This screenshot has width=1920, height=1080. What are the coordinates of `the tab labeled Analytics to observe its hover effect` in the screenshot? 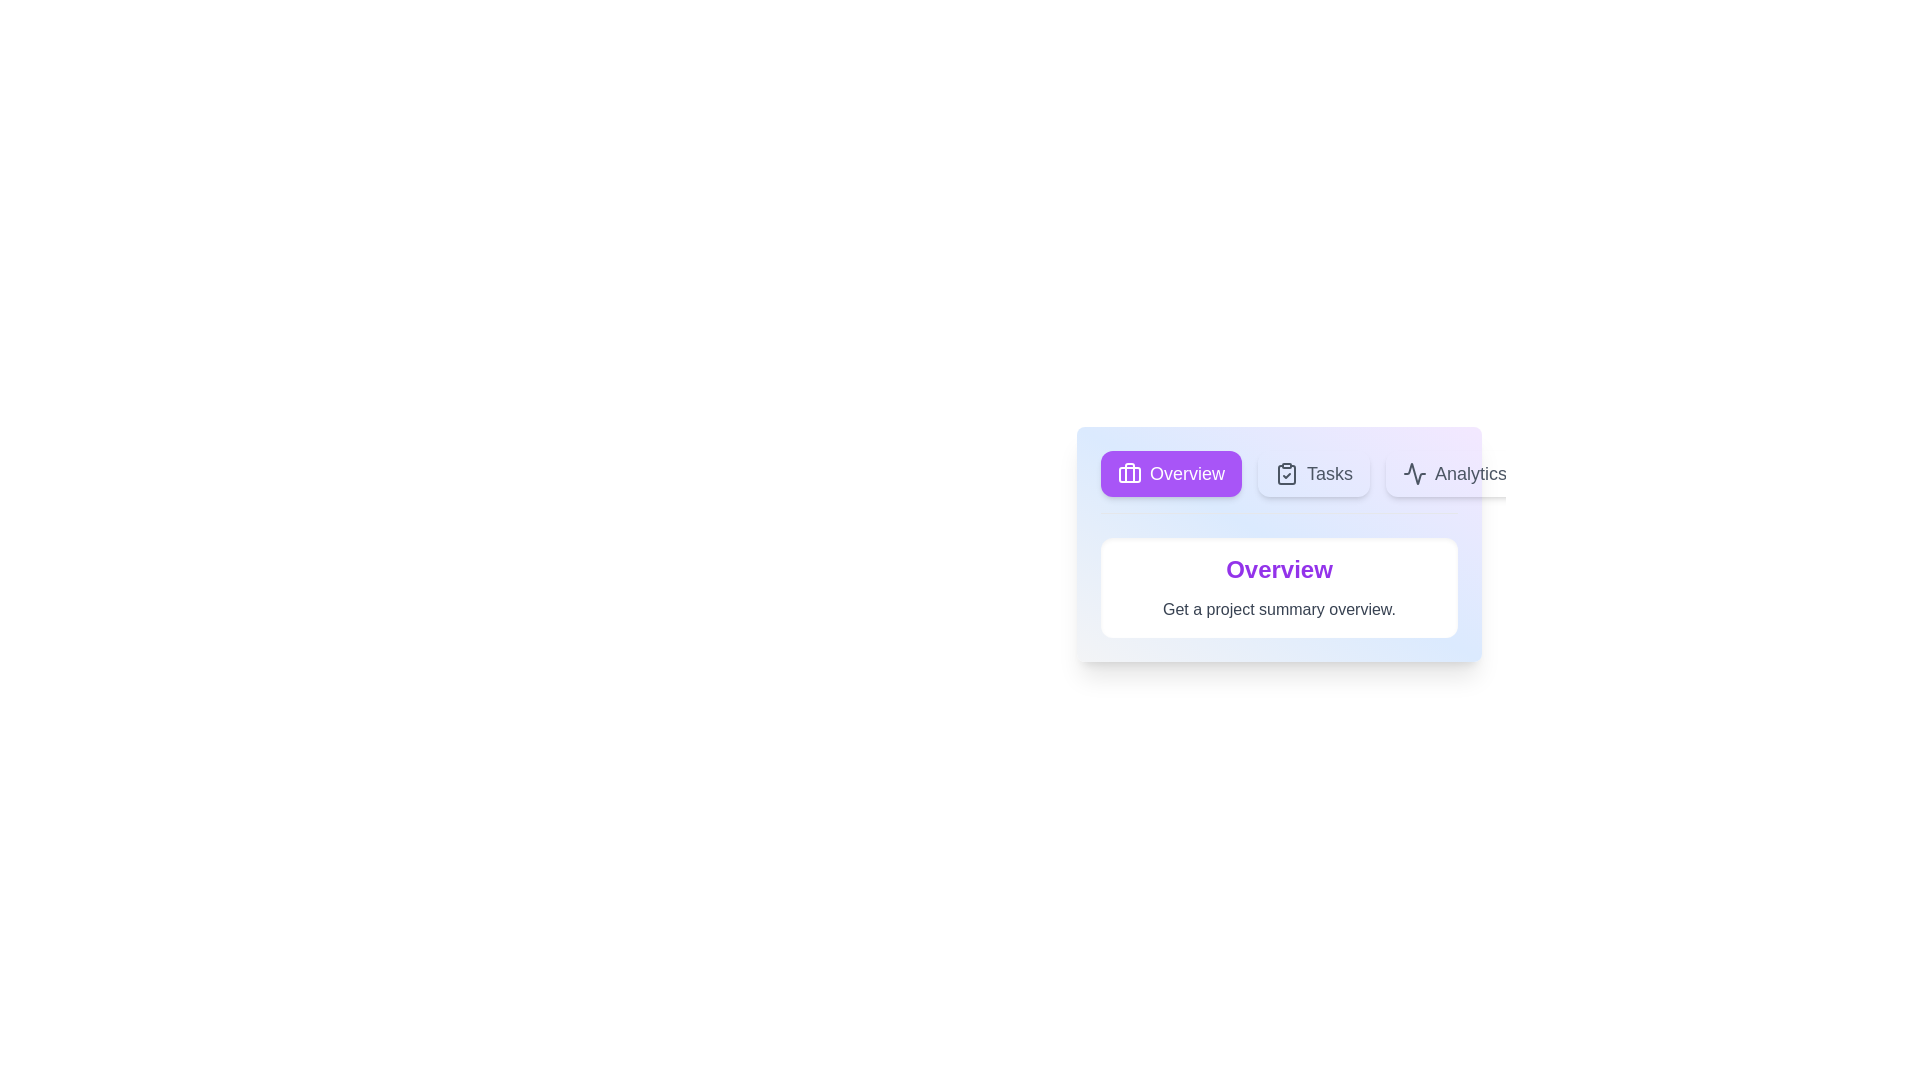 It's located at (1454, 474).